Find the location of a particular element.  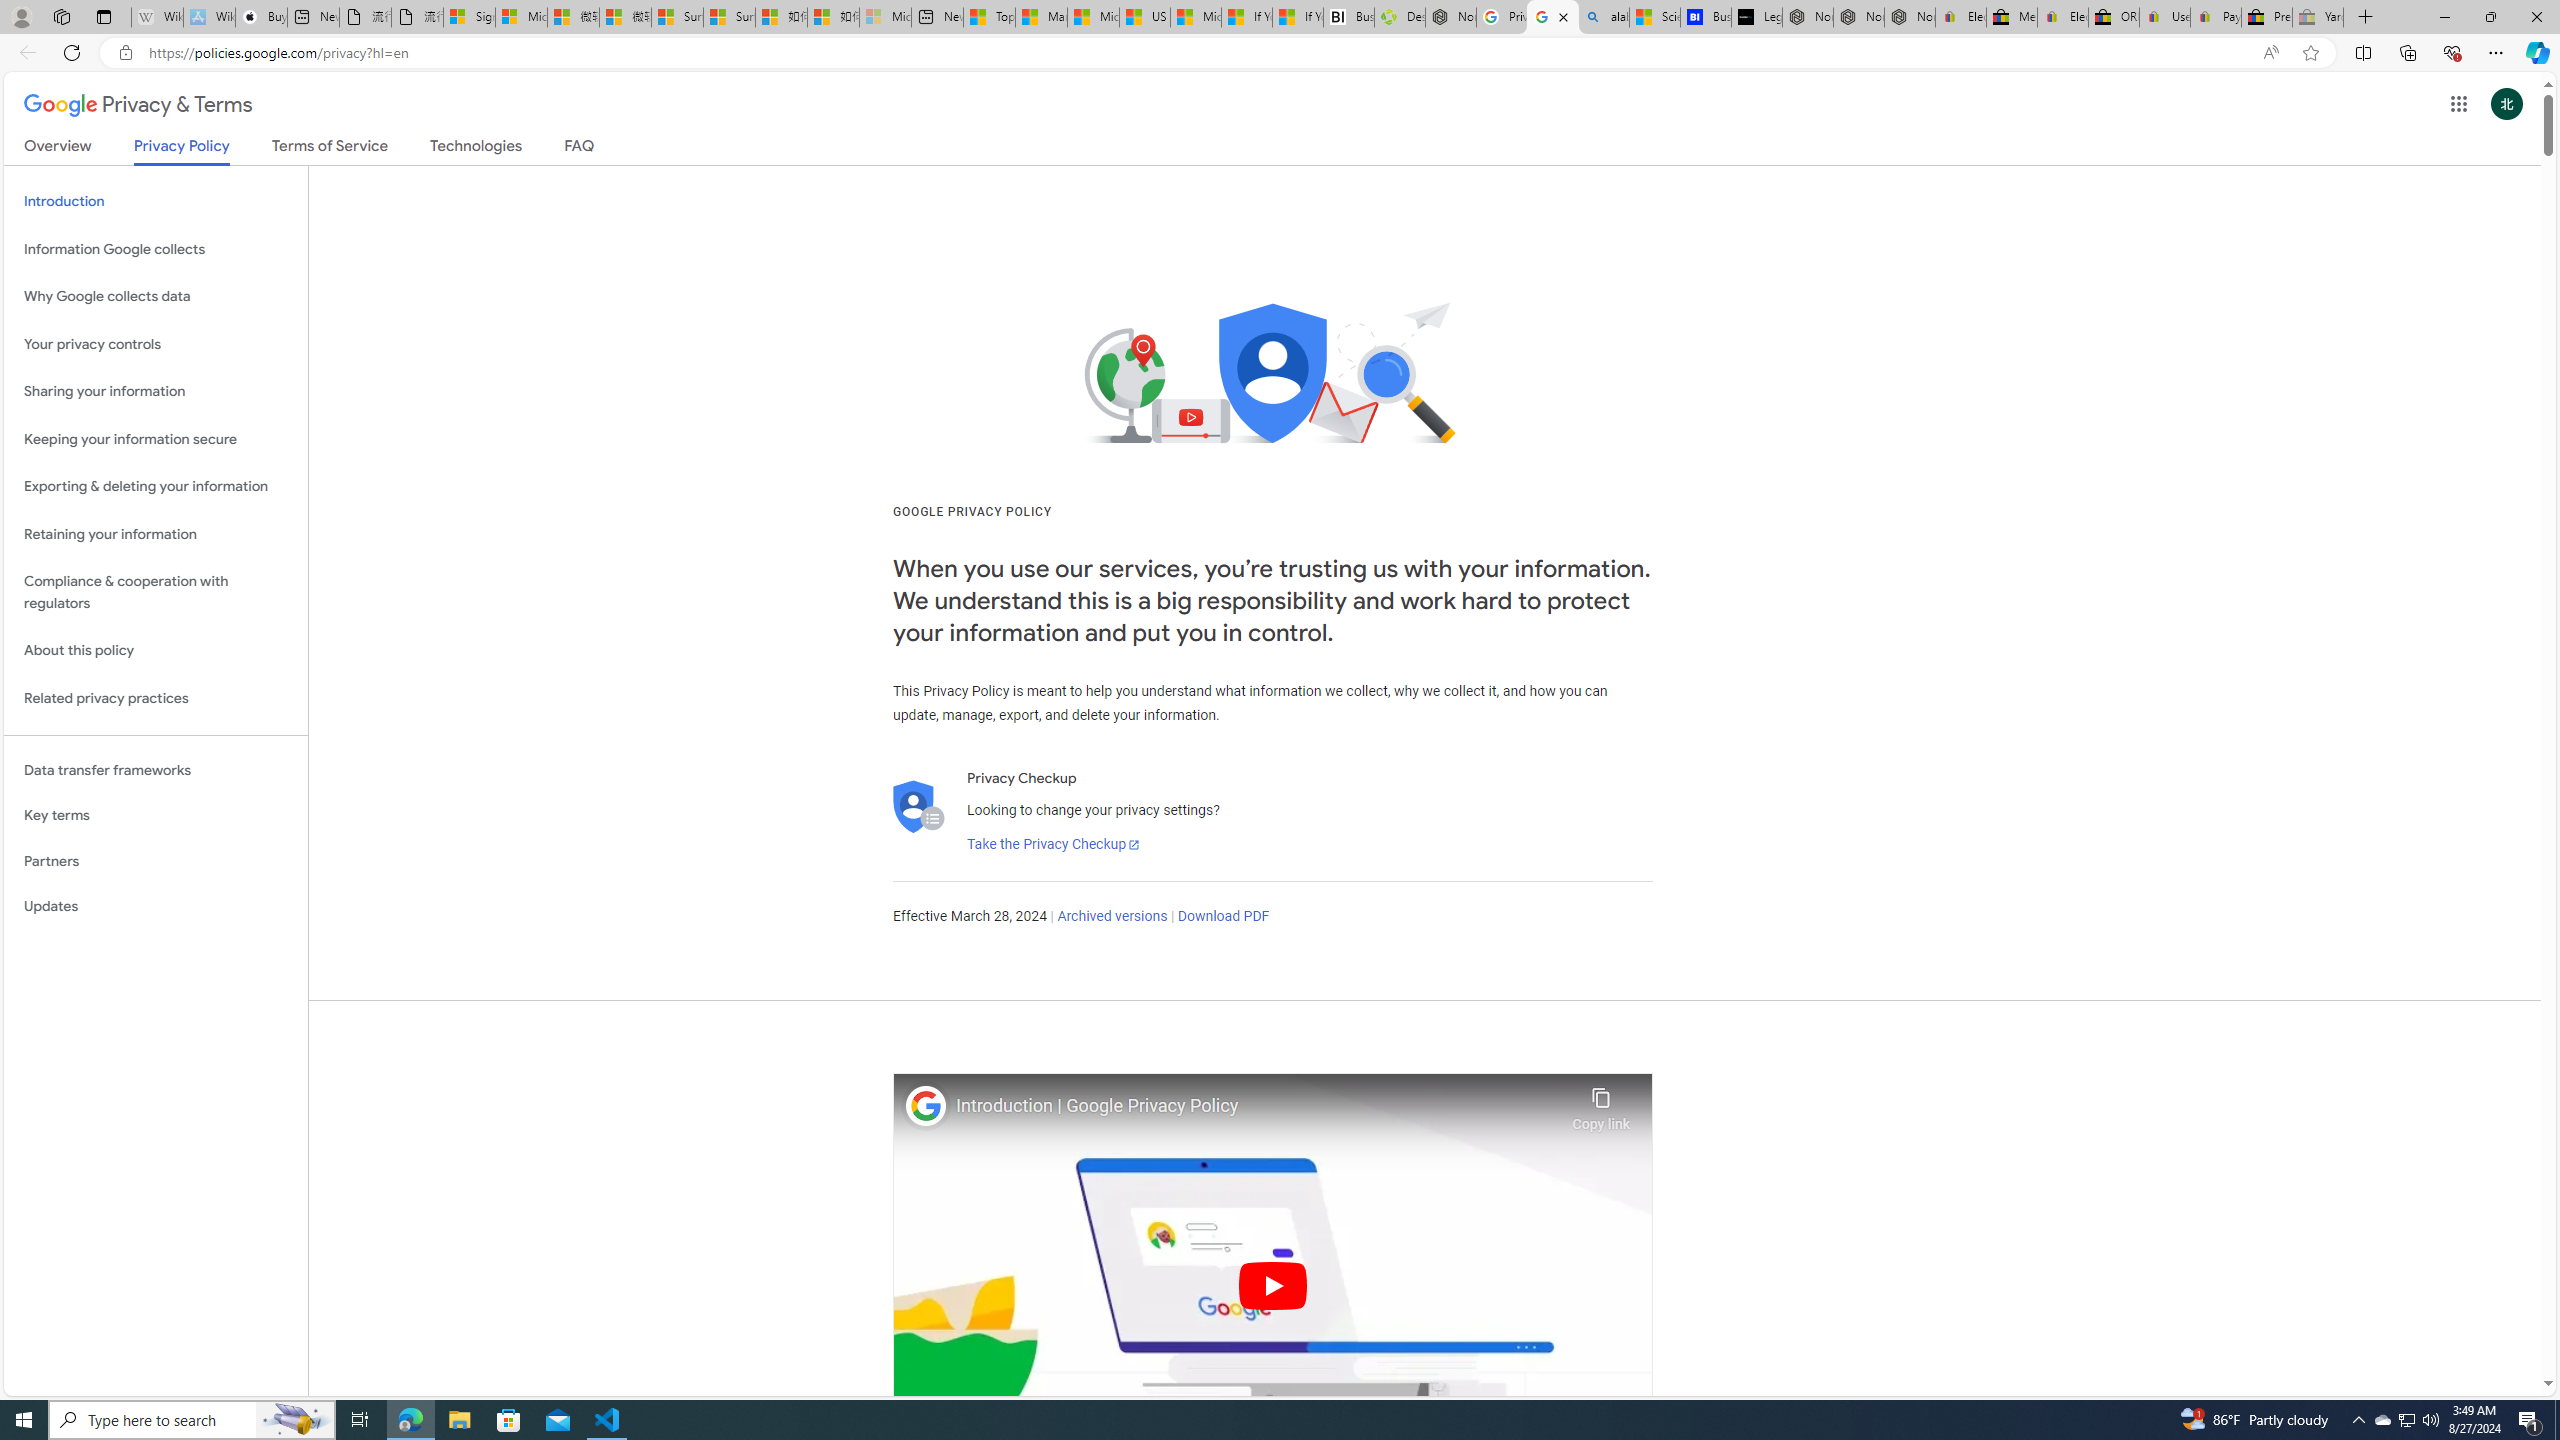

'Take the Privacy Checkup' is located at coordinates (1053, 845).